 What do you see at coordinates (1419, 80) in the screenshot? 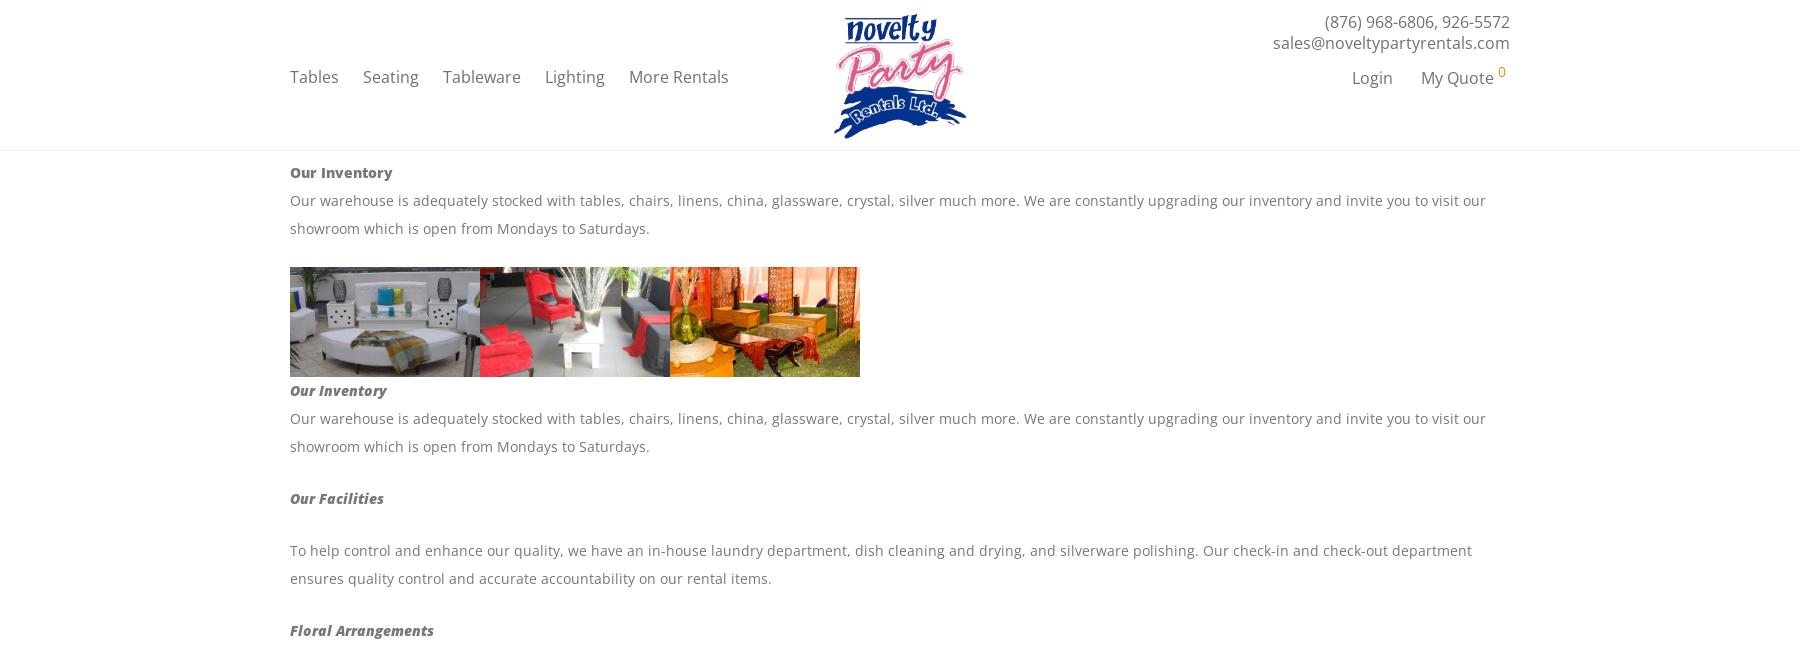
I see `'My Quote'` at bounding box center [1419, 80].